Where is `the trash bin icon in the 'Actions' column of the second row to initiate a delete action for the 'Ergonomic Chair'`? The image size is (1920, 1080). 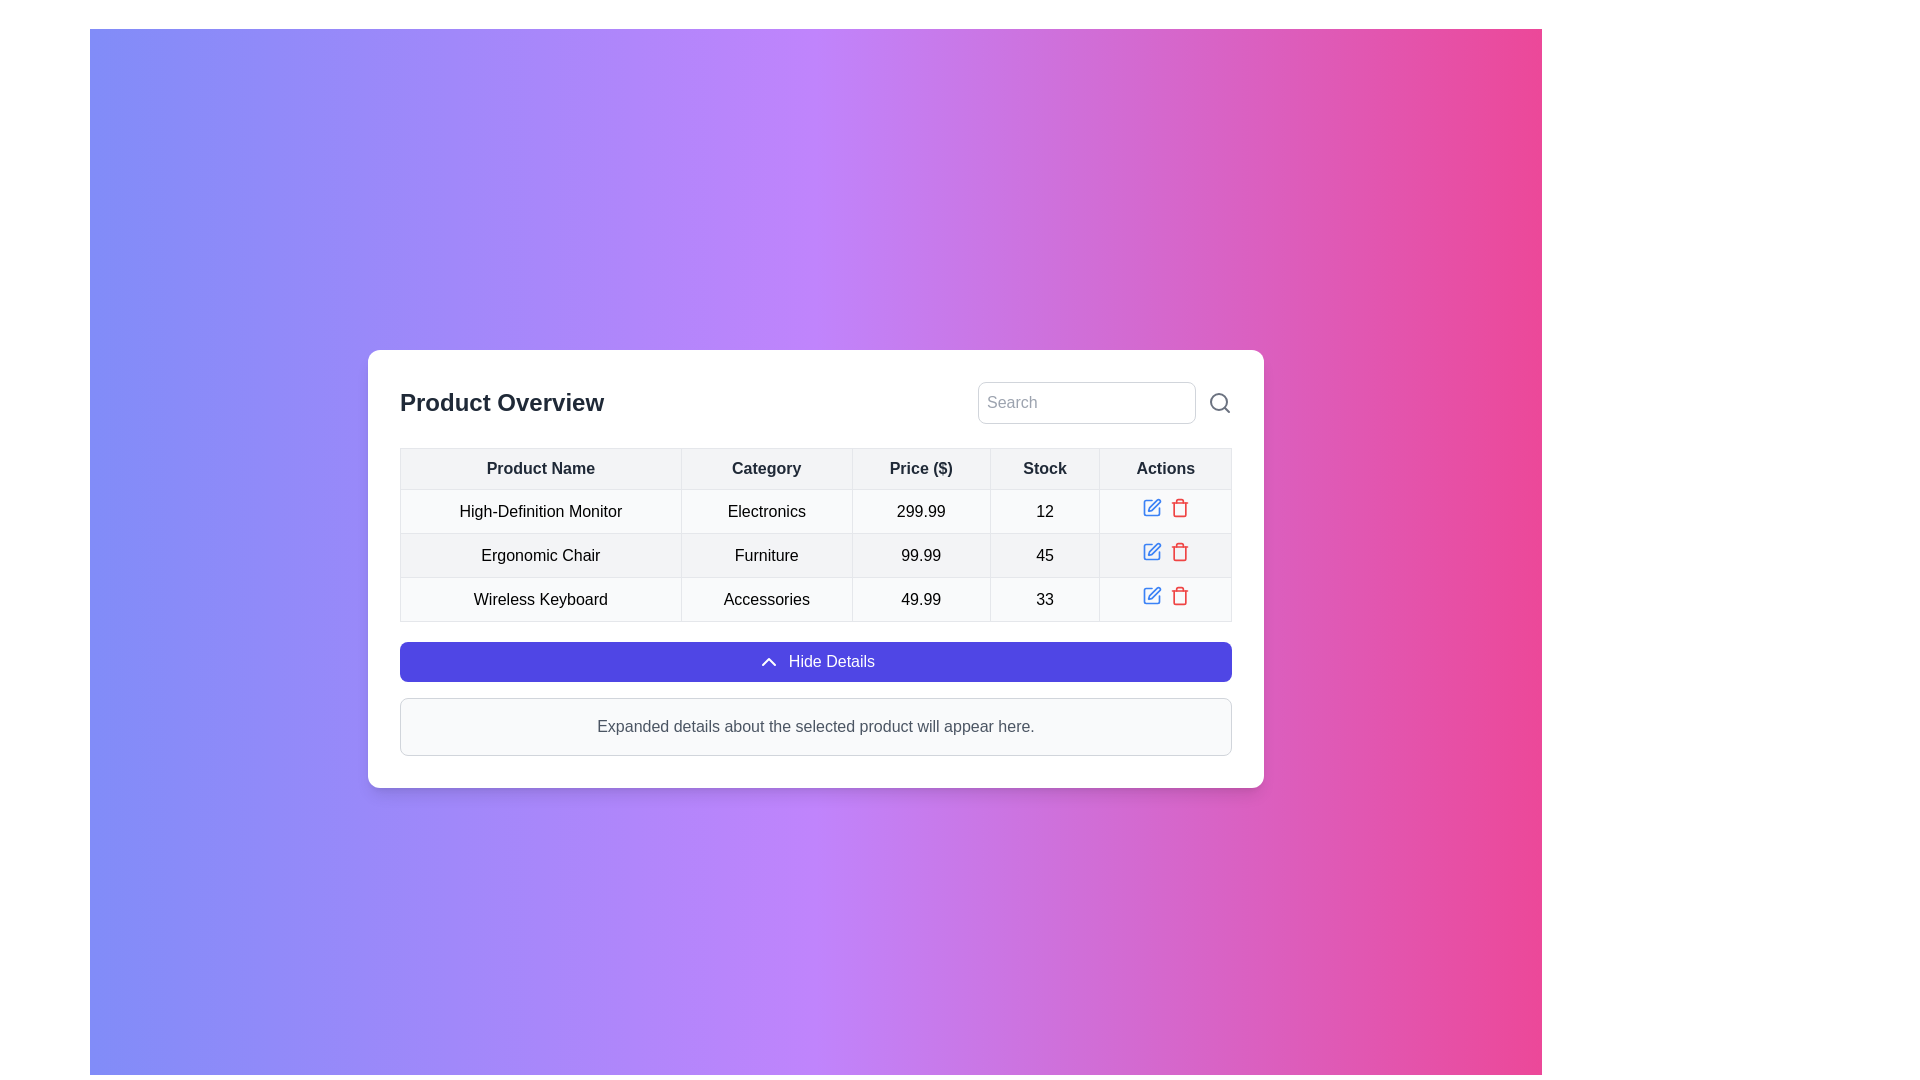 the trash bin icon in the 'Actions' column of the second row to initiate a delete action for the 'Ergonomic Chair' is located at coordinates (1179, 507).